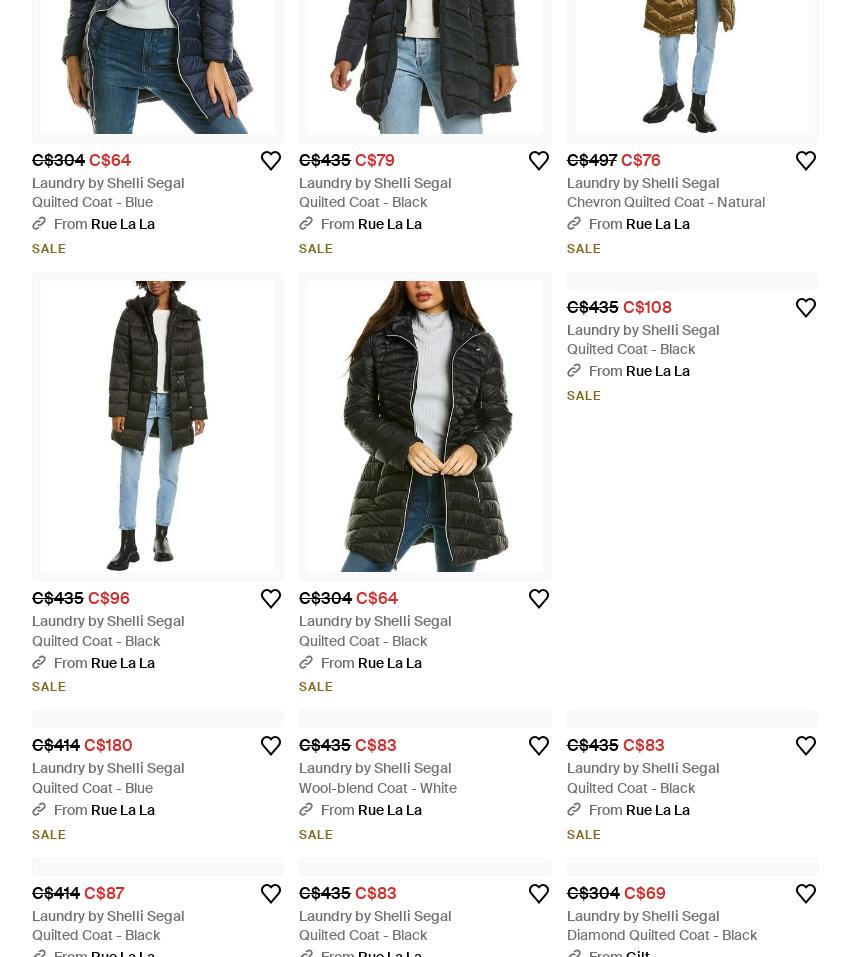 The height and width of the screenshot is (957, 850). Describe the element at coordinates (107, 745) in the screenshot. I see `'C$180'` at that location.